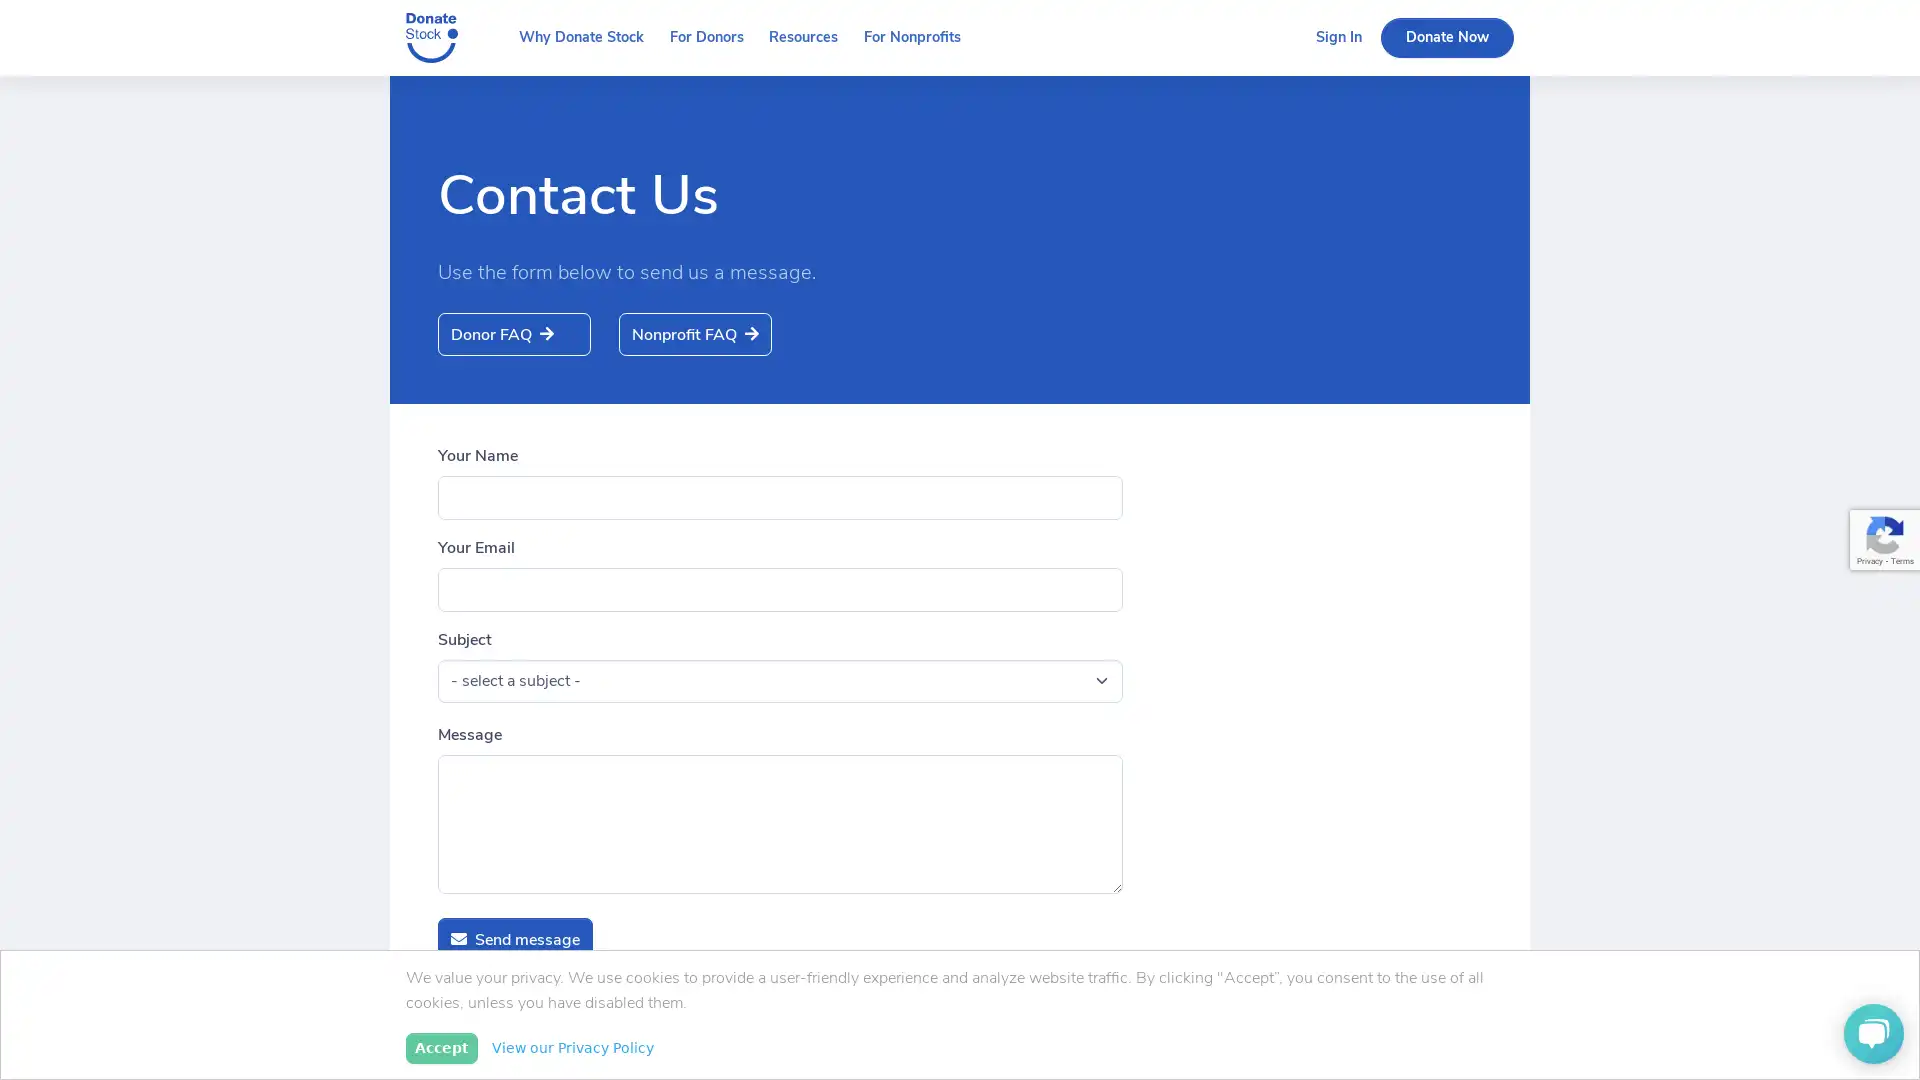 This screenshot has height=1080, width=1920. I want to click on Send message, so click(515, 939).